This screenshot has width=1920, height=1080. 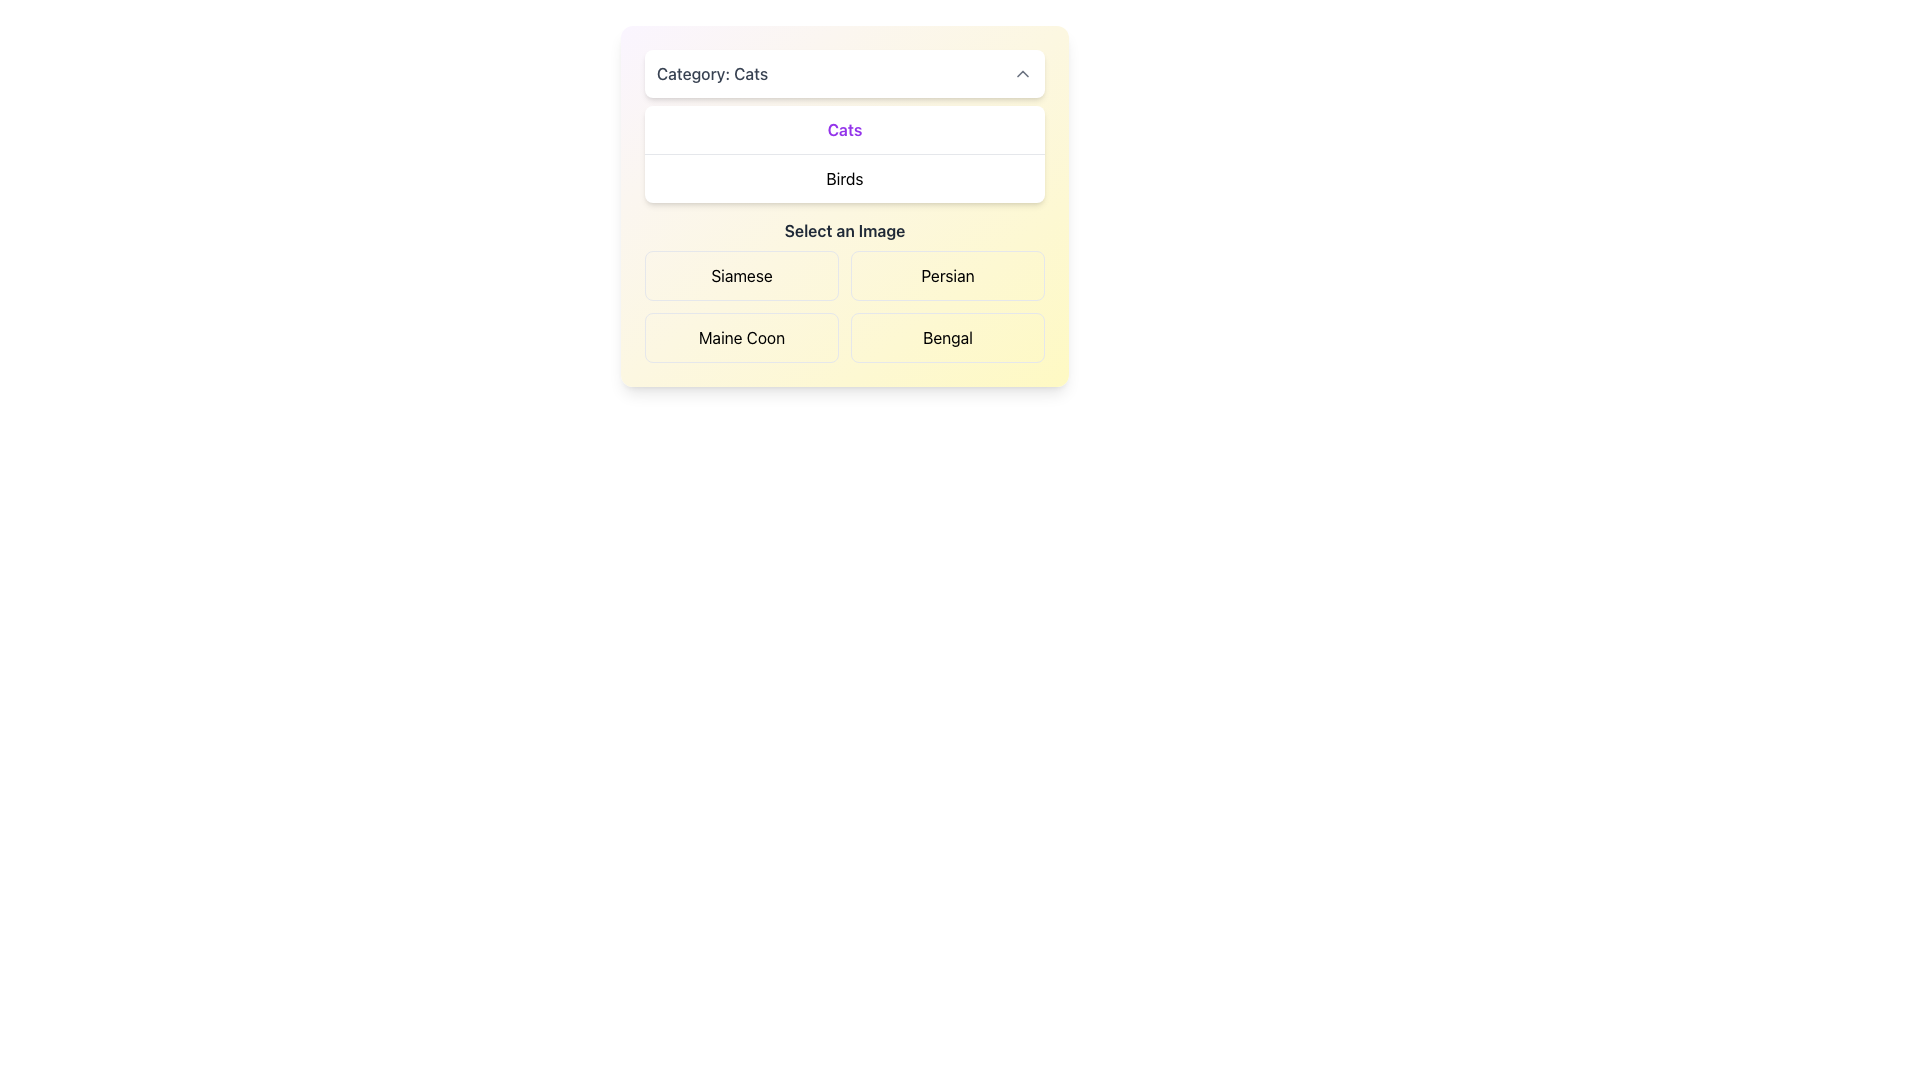 What do you see at coordinates (844, 130) in the screenshot?
I see `the 'Cats' category label in the selection menu` at bounding box center [844, 130].